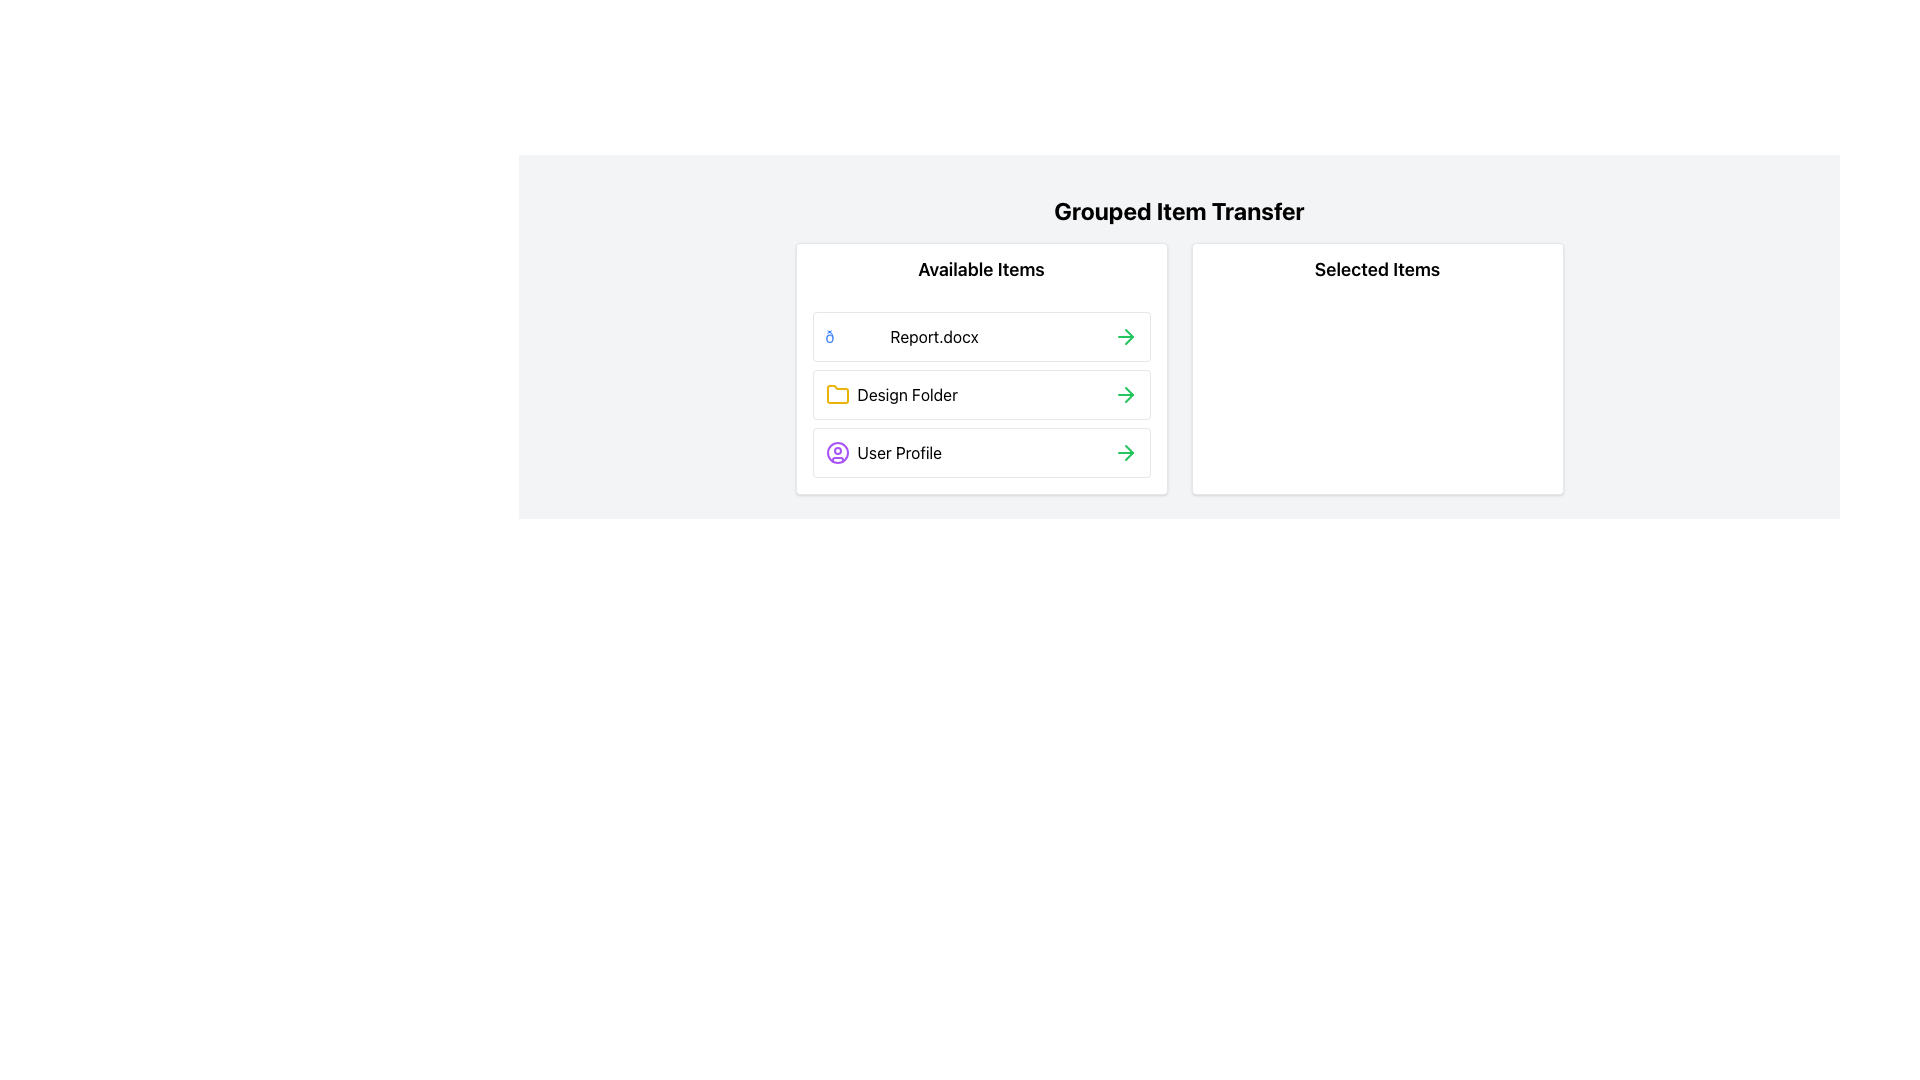 This screenshot has width=1920, height=1080. Describe the element at coordinates (882, 452) in the screenshot. I see `the 'User Profile' label and circular purple user icon in the Available Items panel` at that location.